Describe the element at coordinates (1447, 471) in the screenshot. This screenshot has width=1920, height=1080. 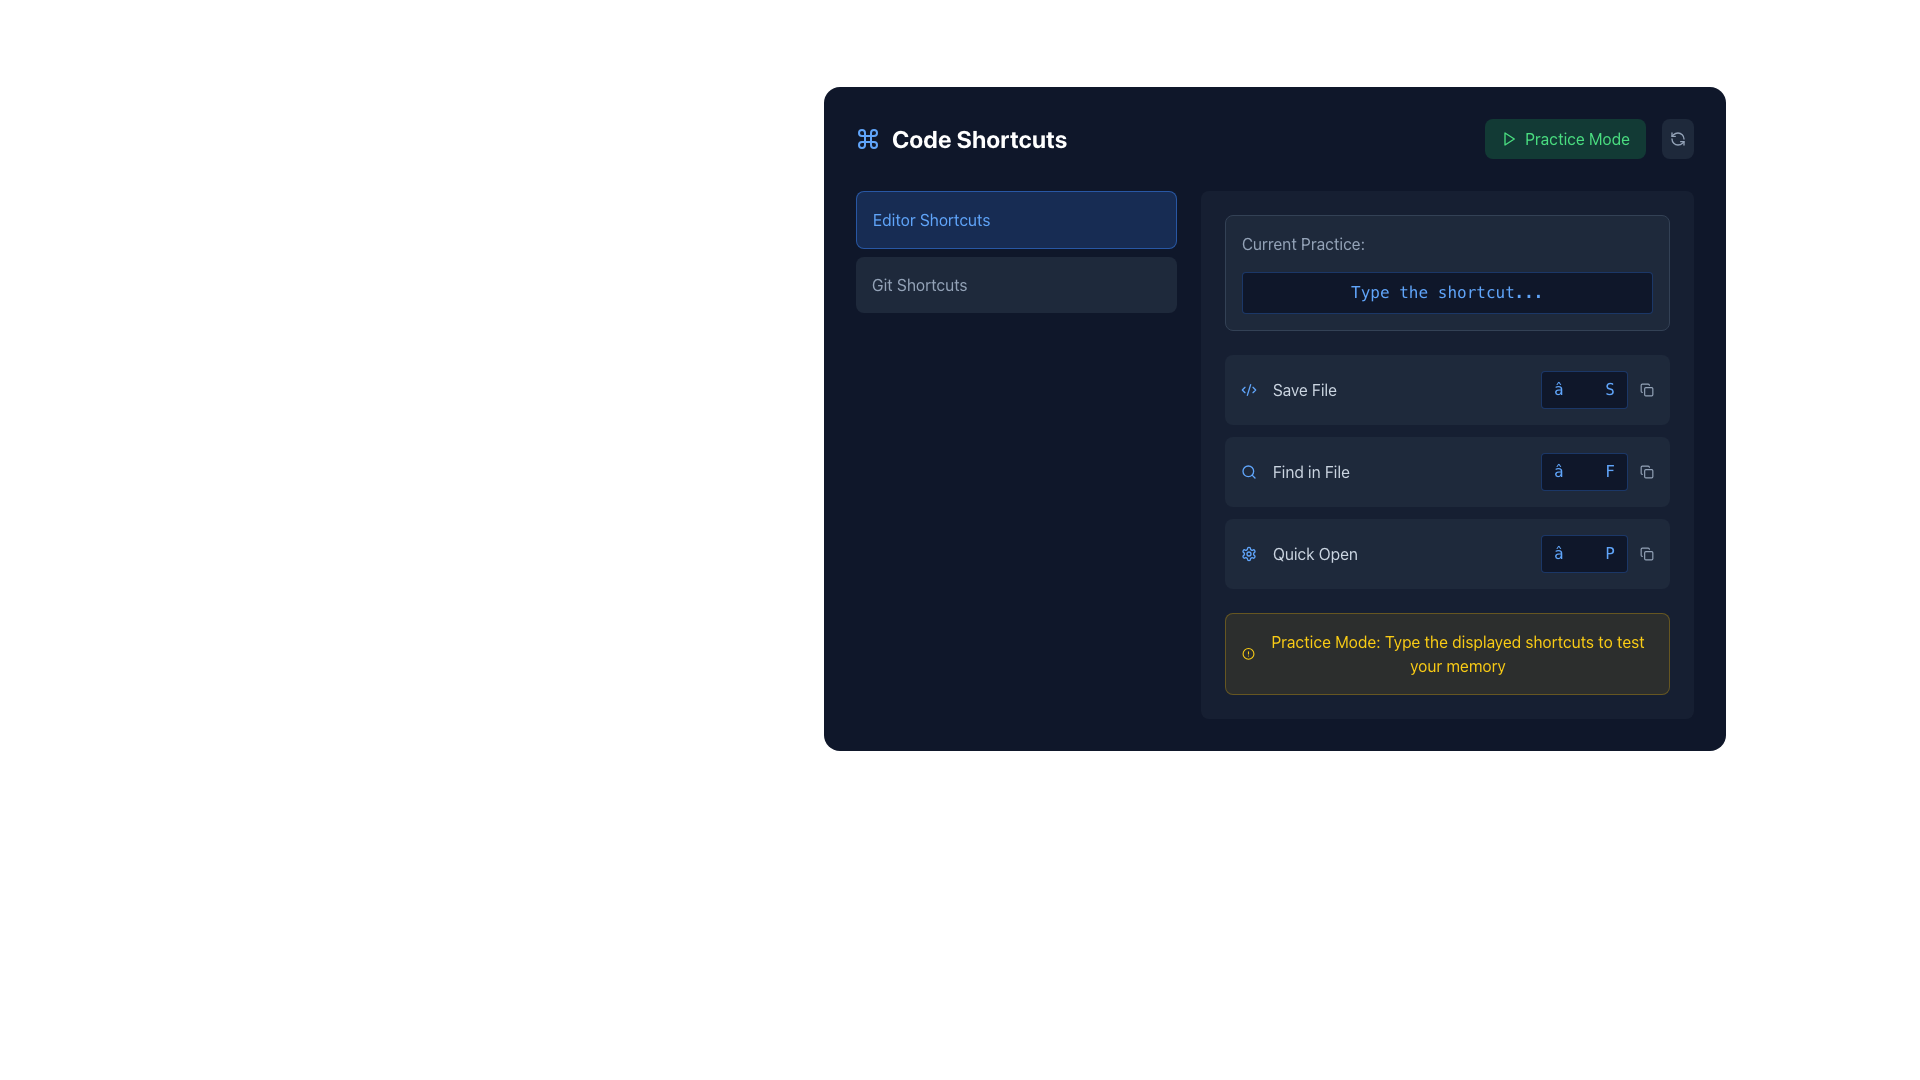
I see `the shortcut information displayed in the rectangular section labeled 'Find in File', which includes the shortcut keys '⌘ F'` at that location.